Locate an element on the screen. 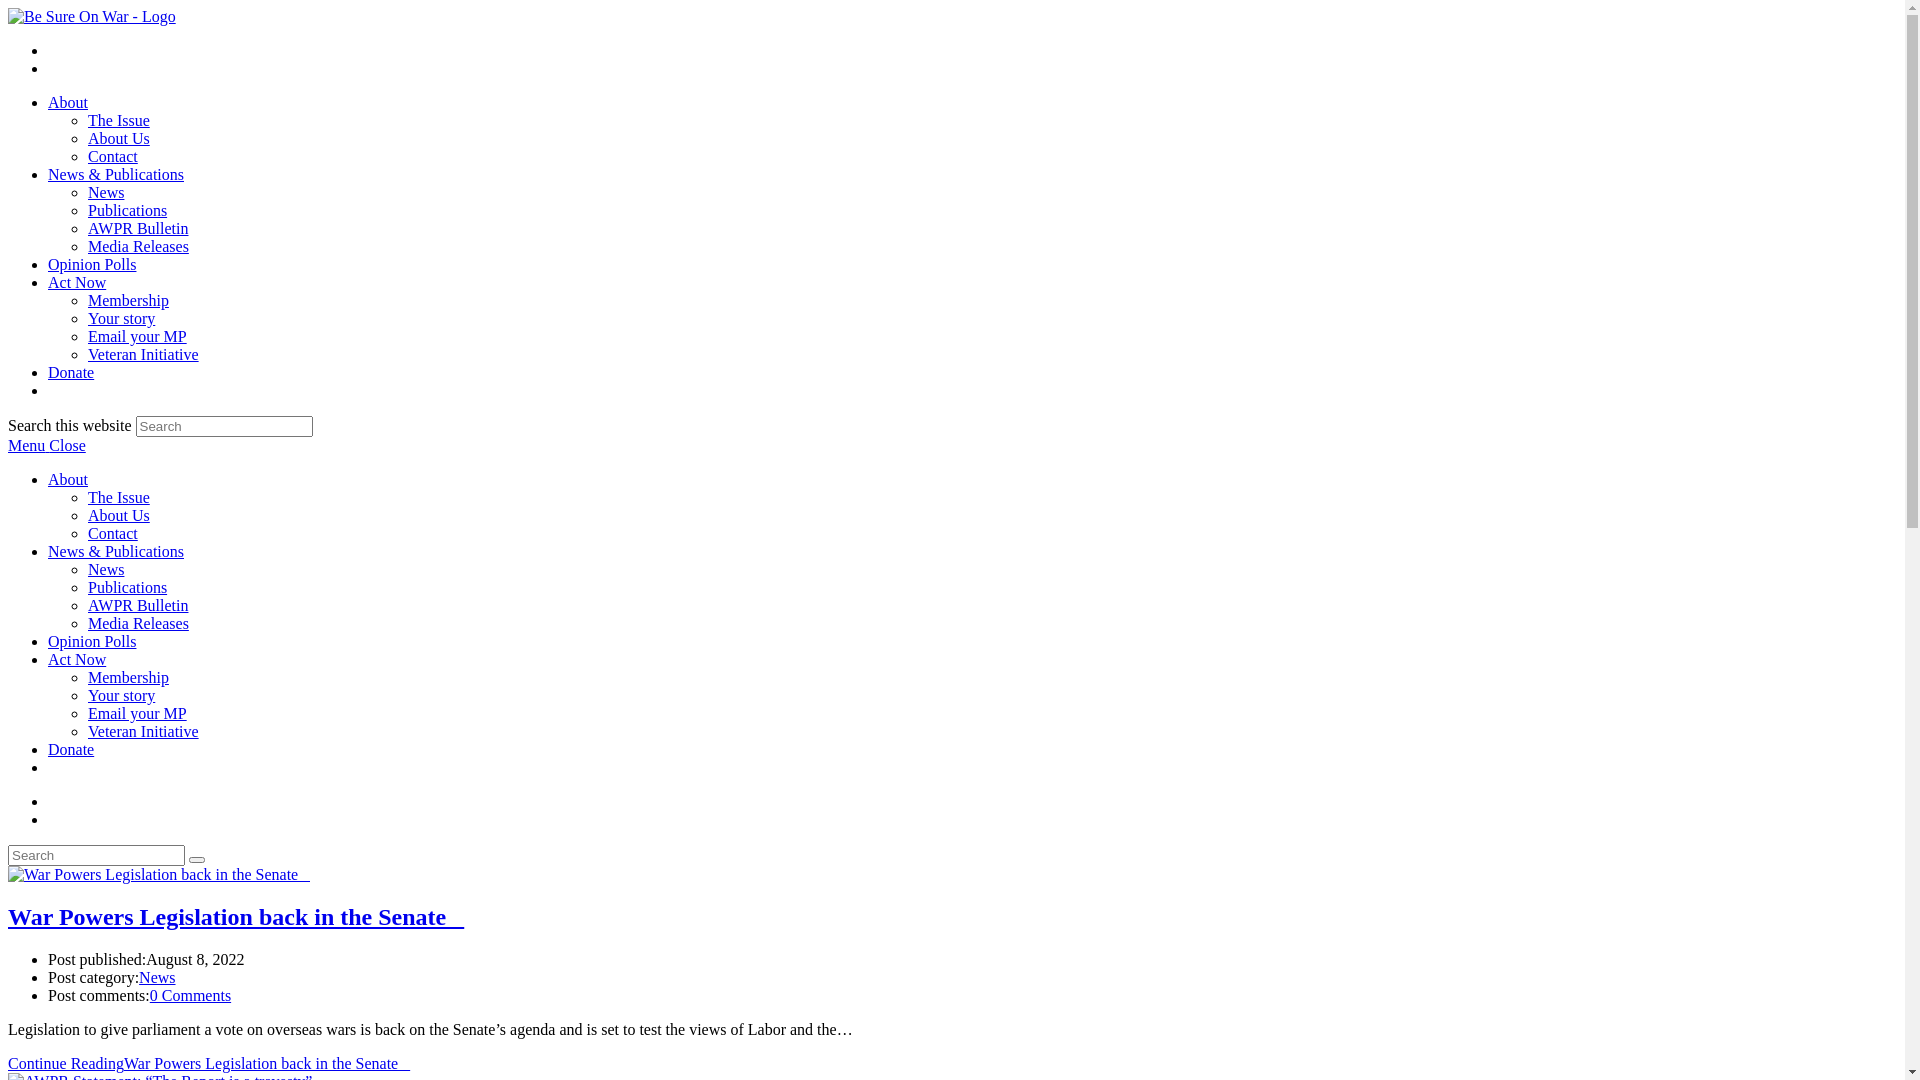  'About' is located at coordinates (67, 479).